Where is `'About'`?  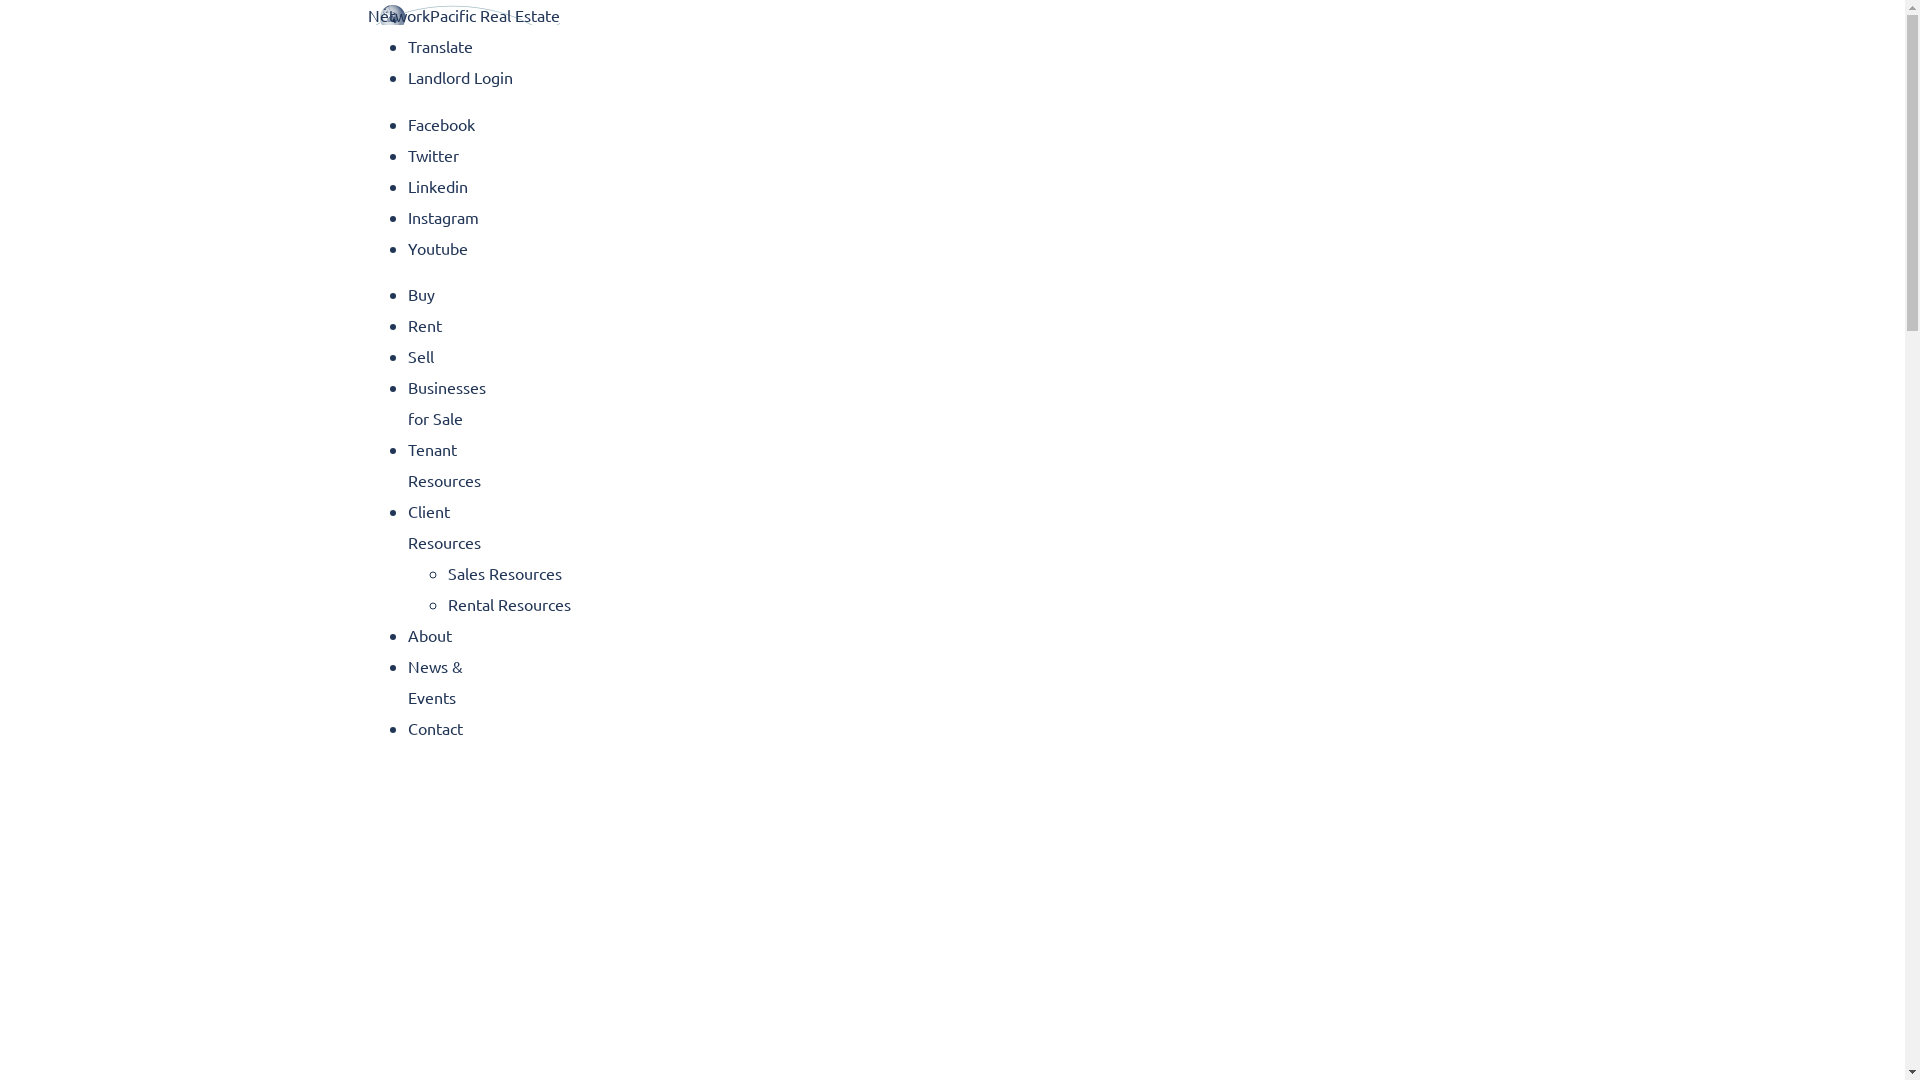
'About' is located at coordinates (429, 635).